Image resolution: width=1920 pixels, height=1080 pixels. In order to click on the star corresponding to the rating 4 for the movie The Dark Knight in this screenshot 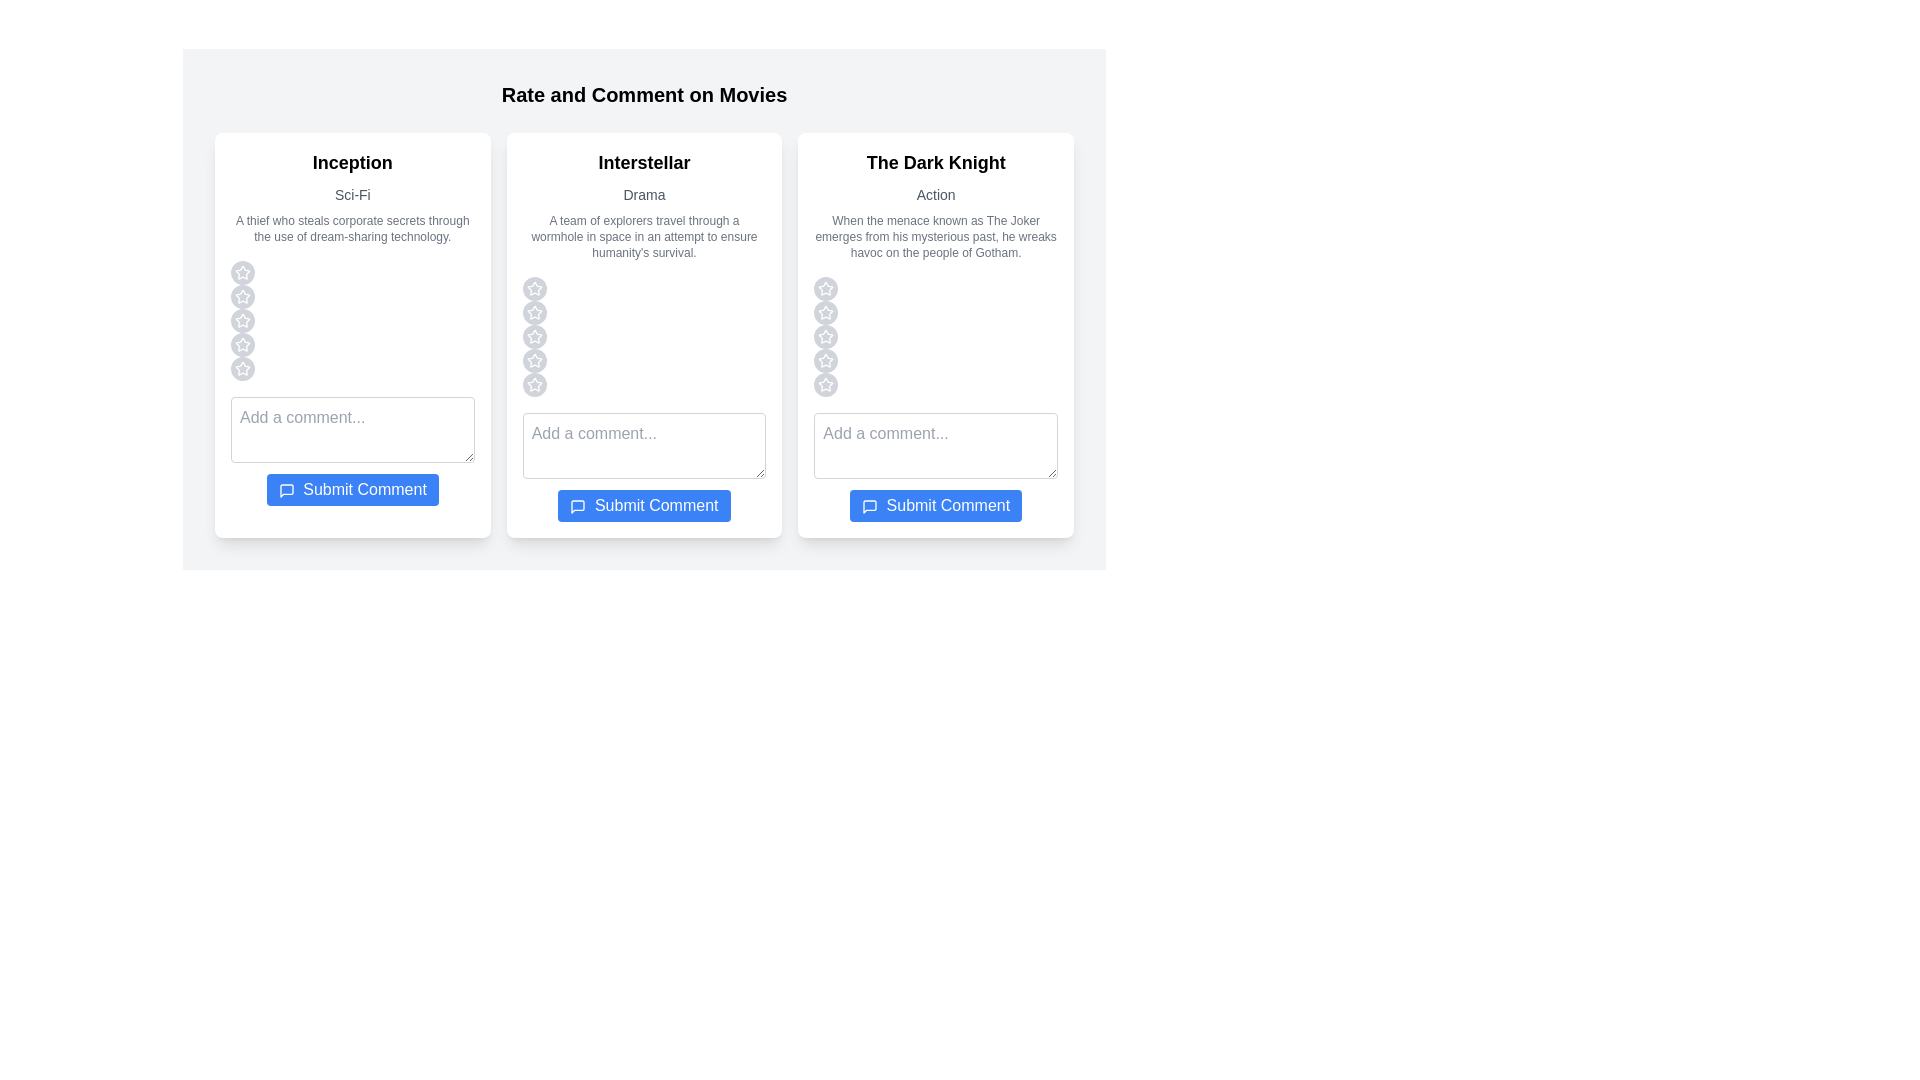, I will do `click(825, 361)`.